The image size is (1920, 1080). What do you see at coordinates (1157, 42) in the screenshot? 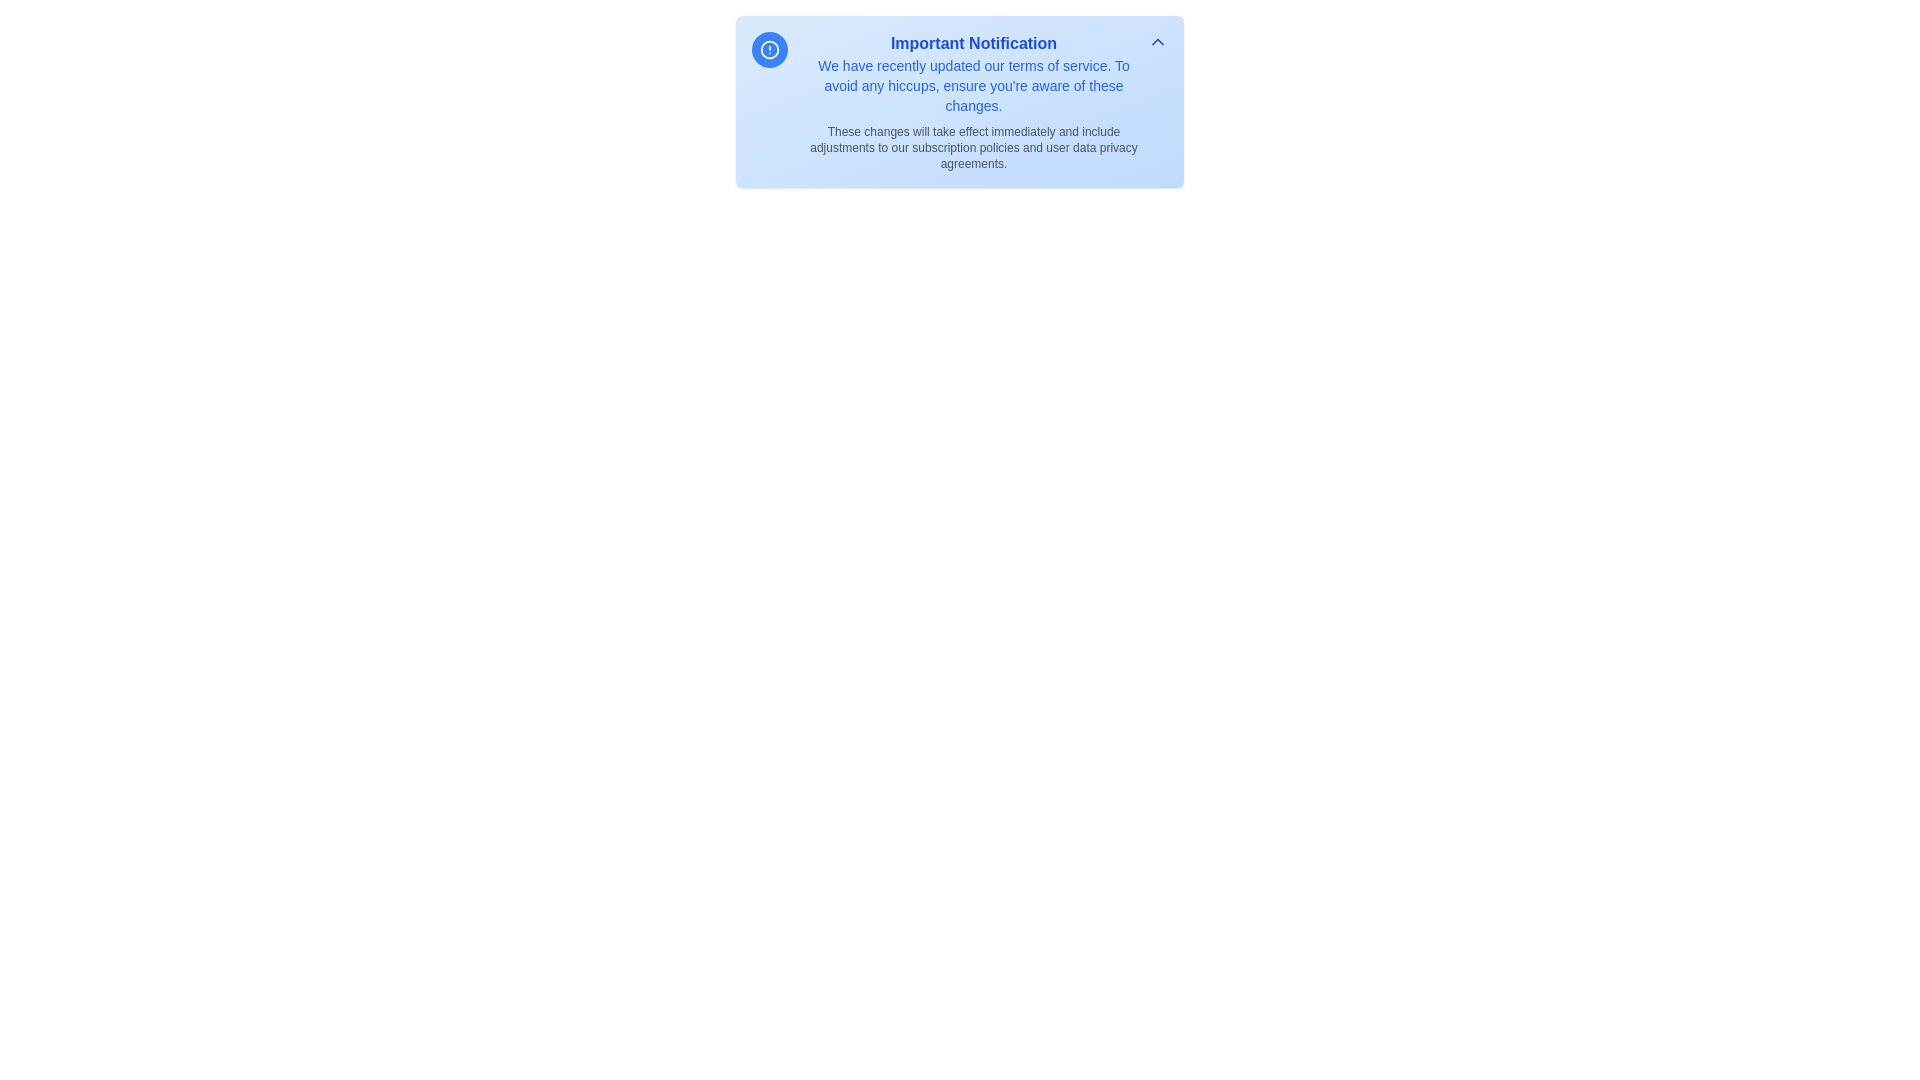
I see `the toggle button to expand or collapse the notification details` at bounding box center [1157, 42].